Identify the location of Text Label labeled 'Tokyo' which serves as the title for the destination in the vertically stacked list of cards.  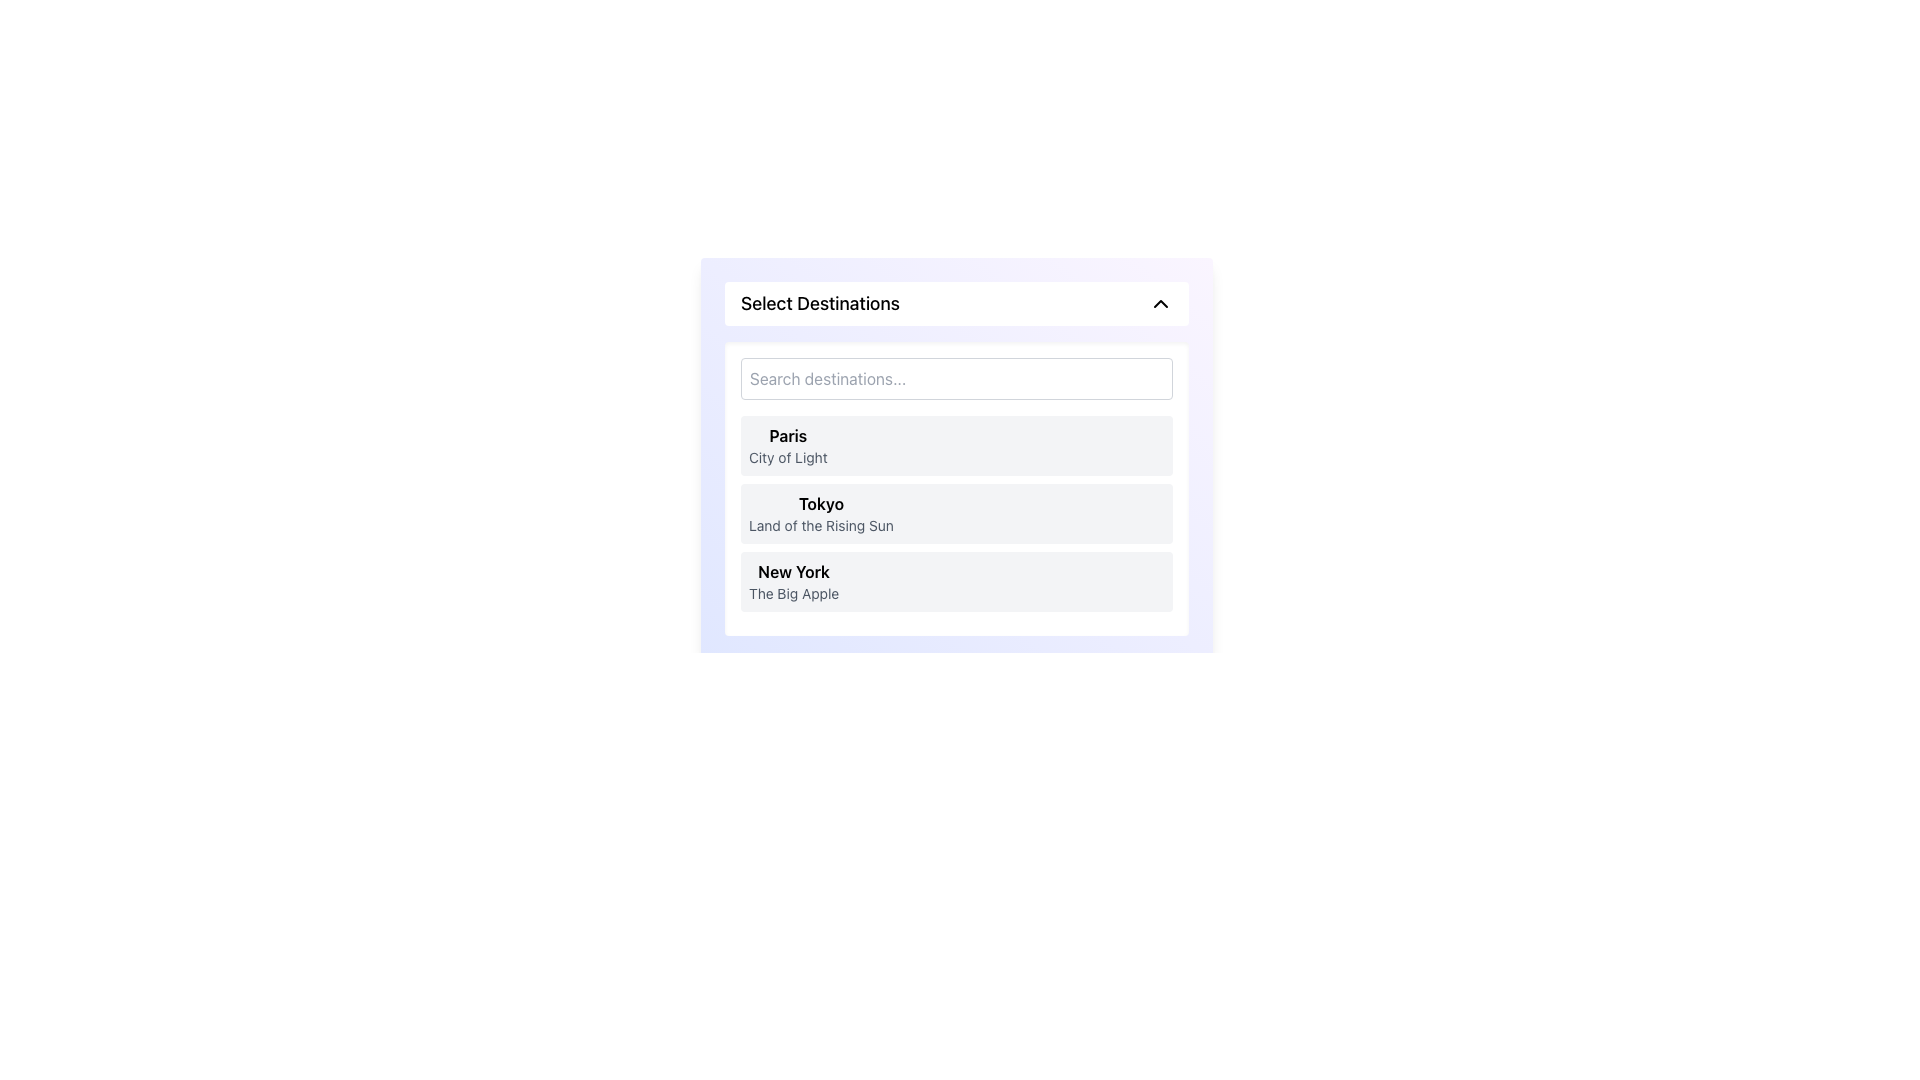
(821, 503).